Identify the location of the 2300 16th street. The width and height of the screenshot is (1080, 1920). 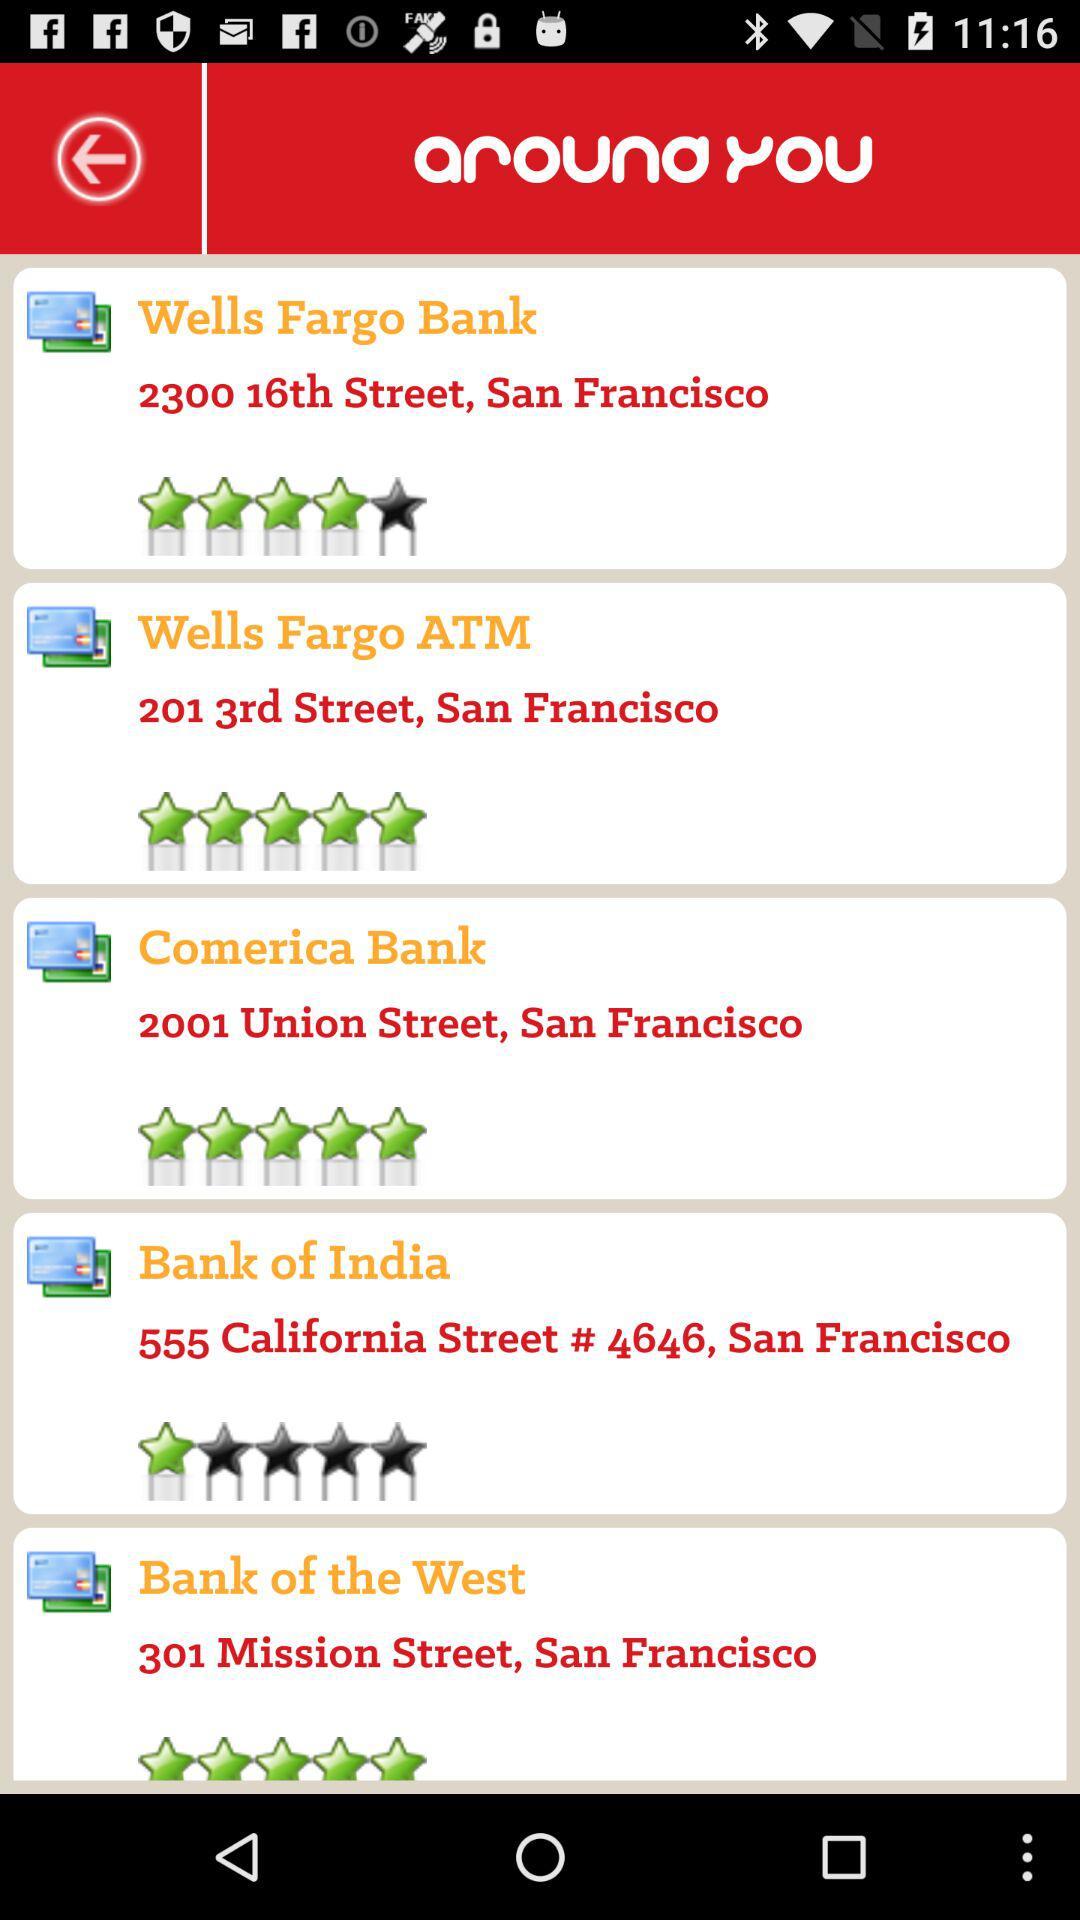
(453, 391).